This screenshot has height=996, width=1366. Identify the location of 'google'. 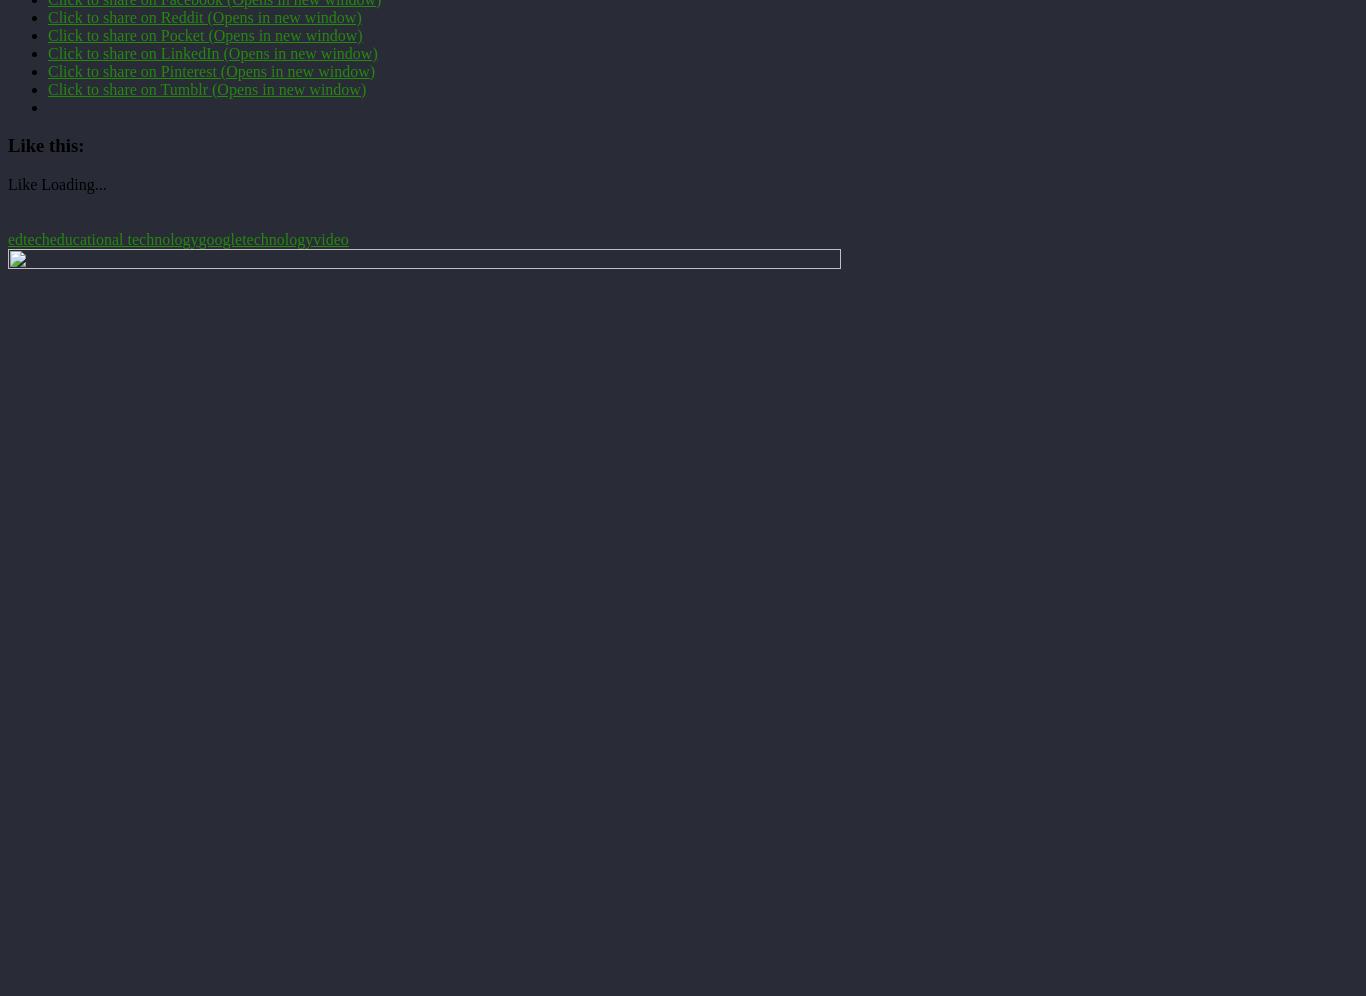
(219, 238).